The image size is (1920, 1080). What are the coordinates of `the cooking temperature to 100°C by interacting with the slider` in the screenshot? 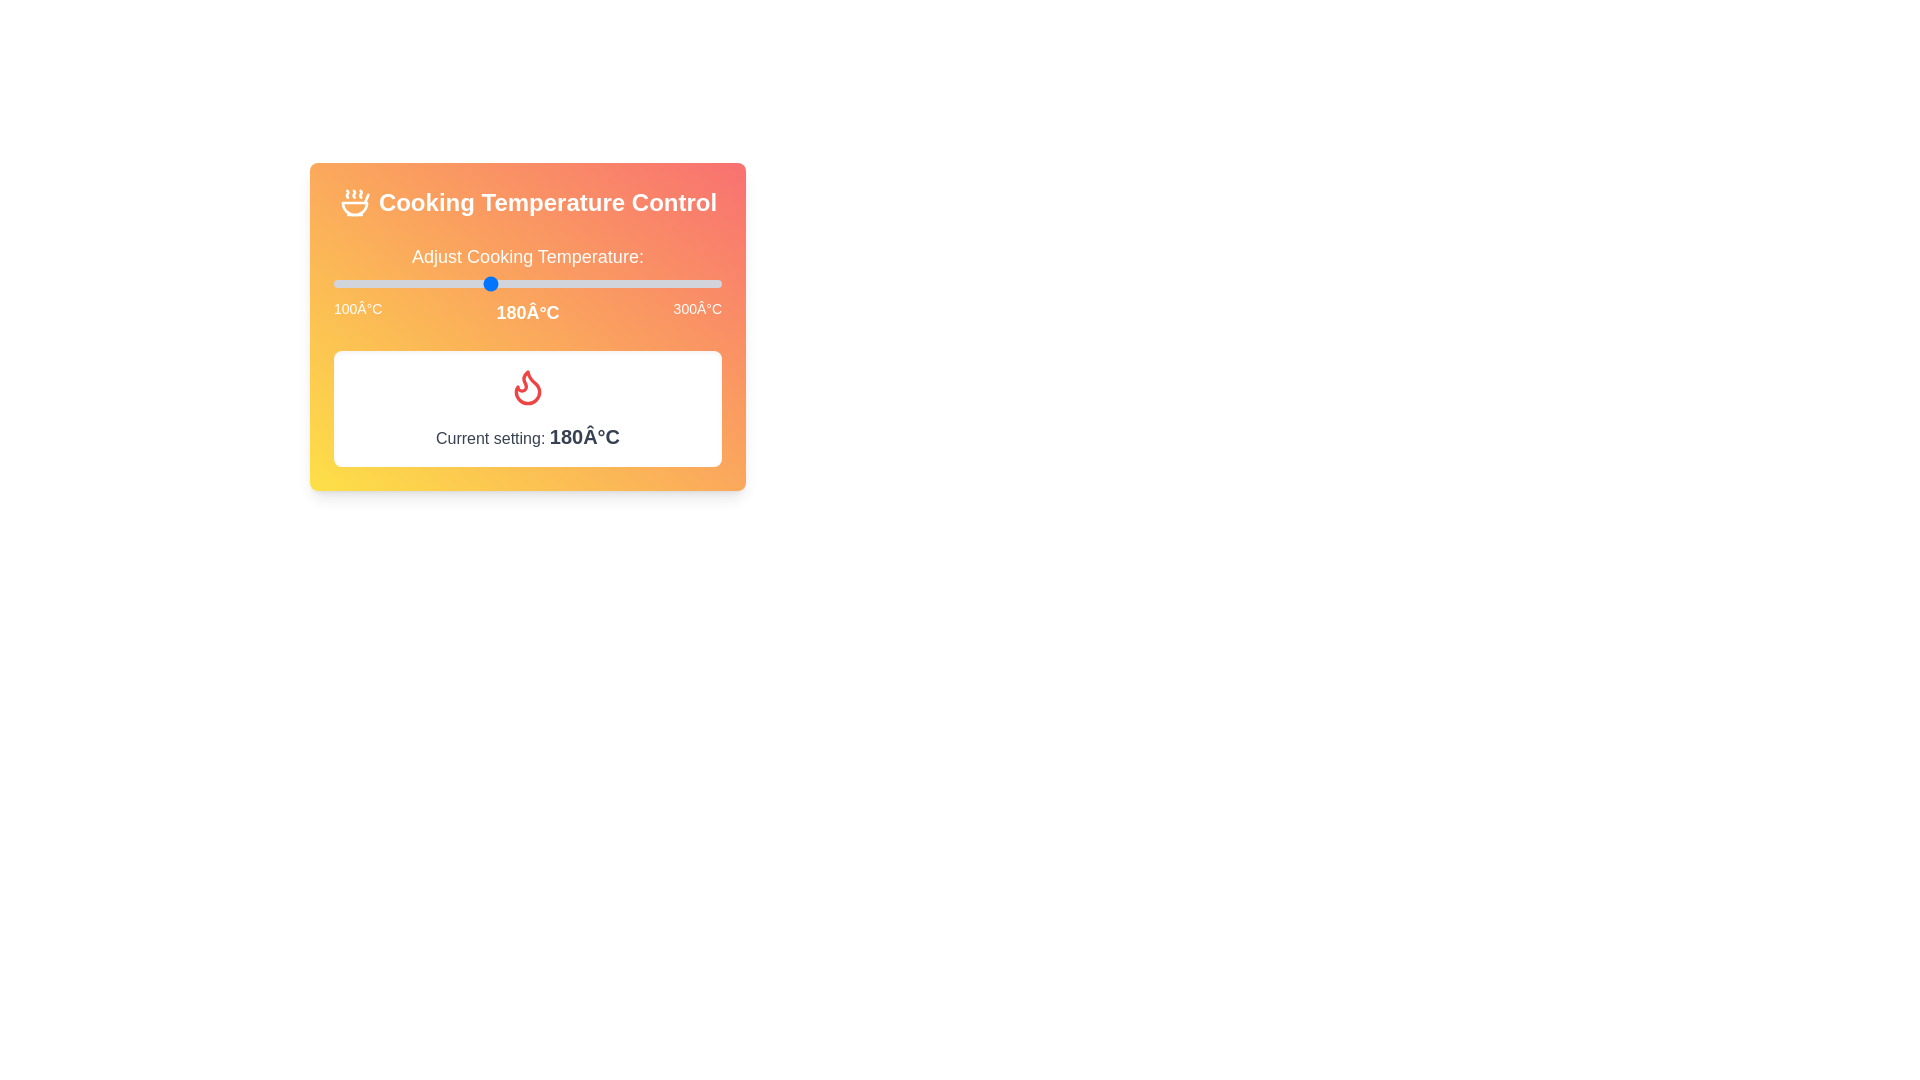 It's located at (334, 284).